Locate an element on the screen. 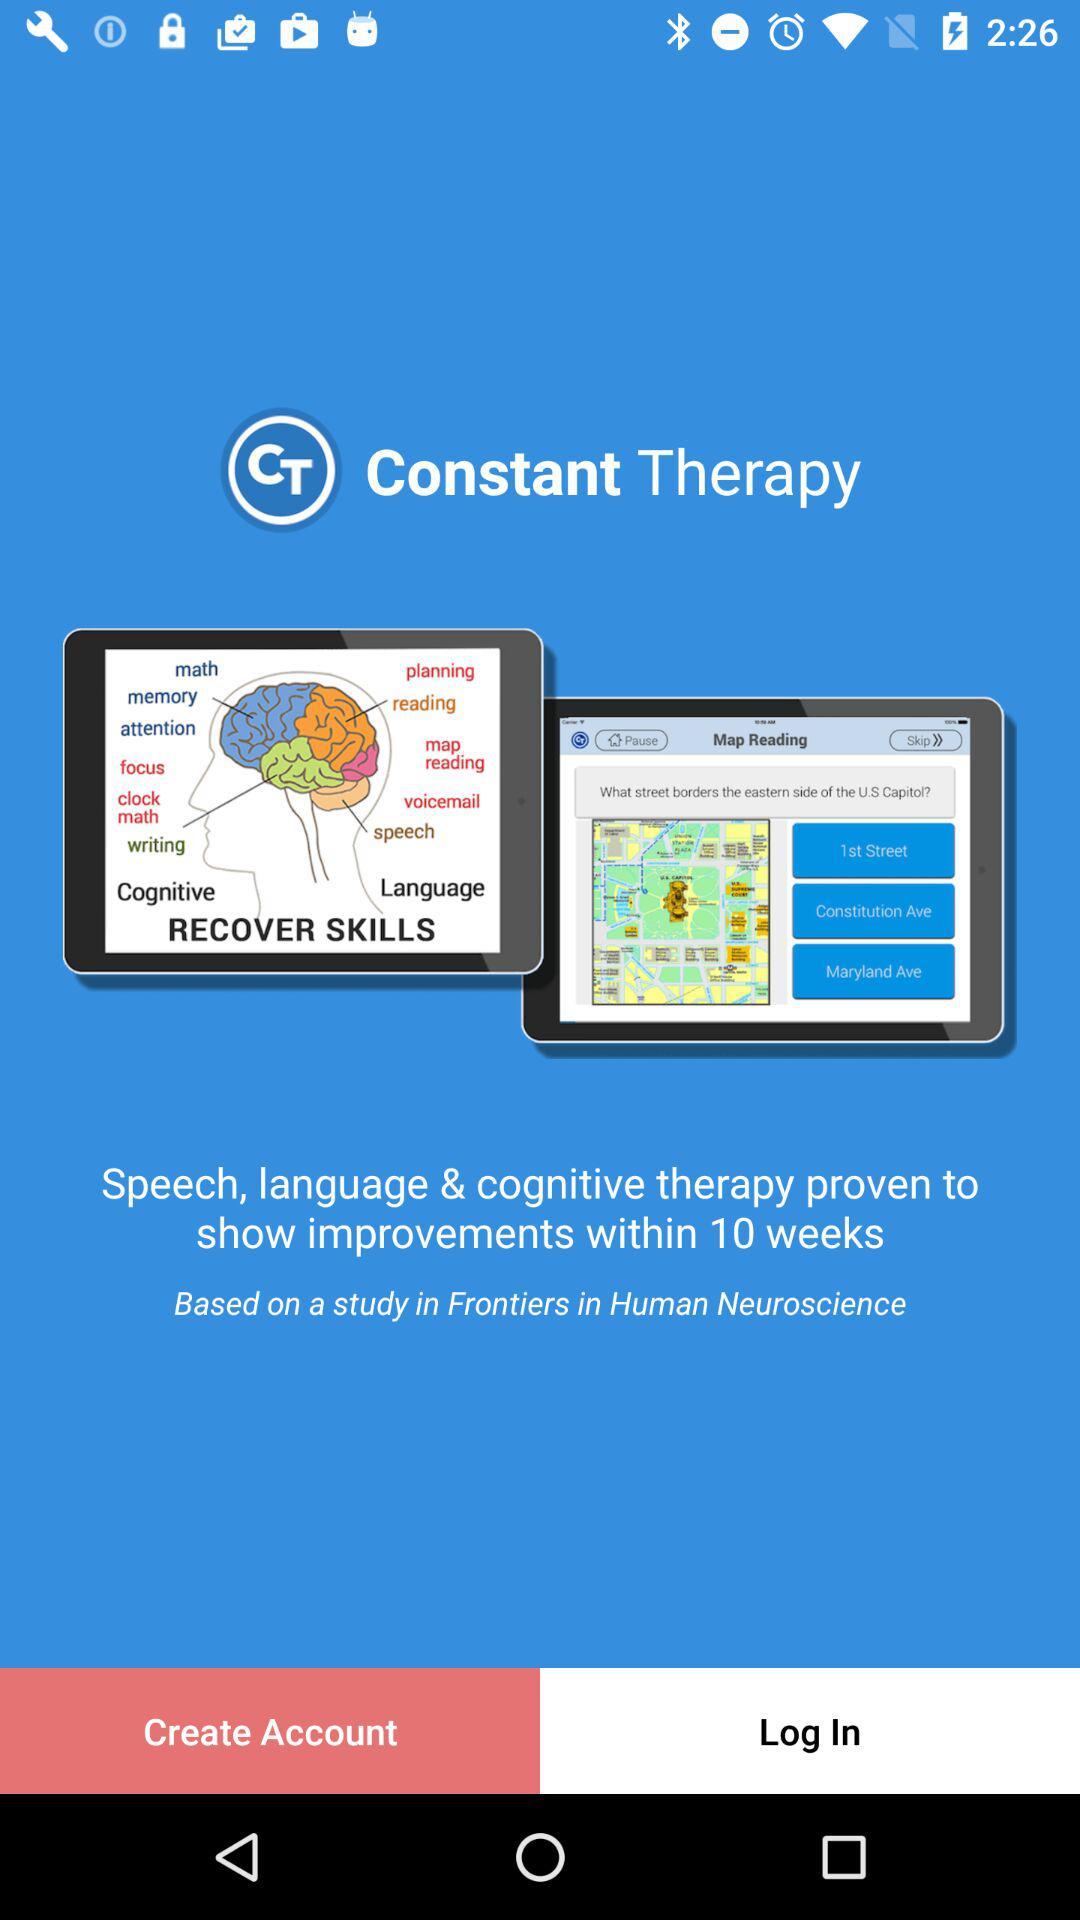 Image resolution: width=1080 pixels, height=1920 pixels. icon below the based on a icon is located at coordinates (270, 1730).